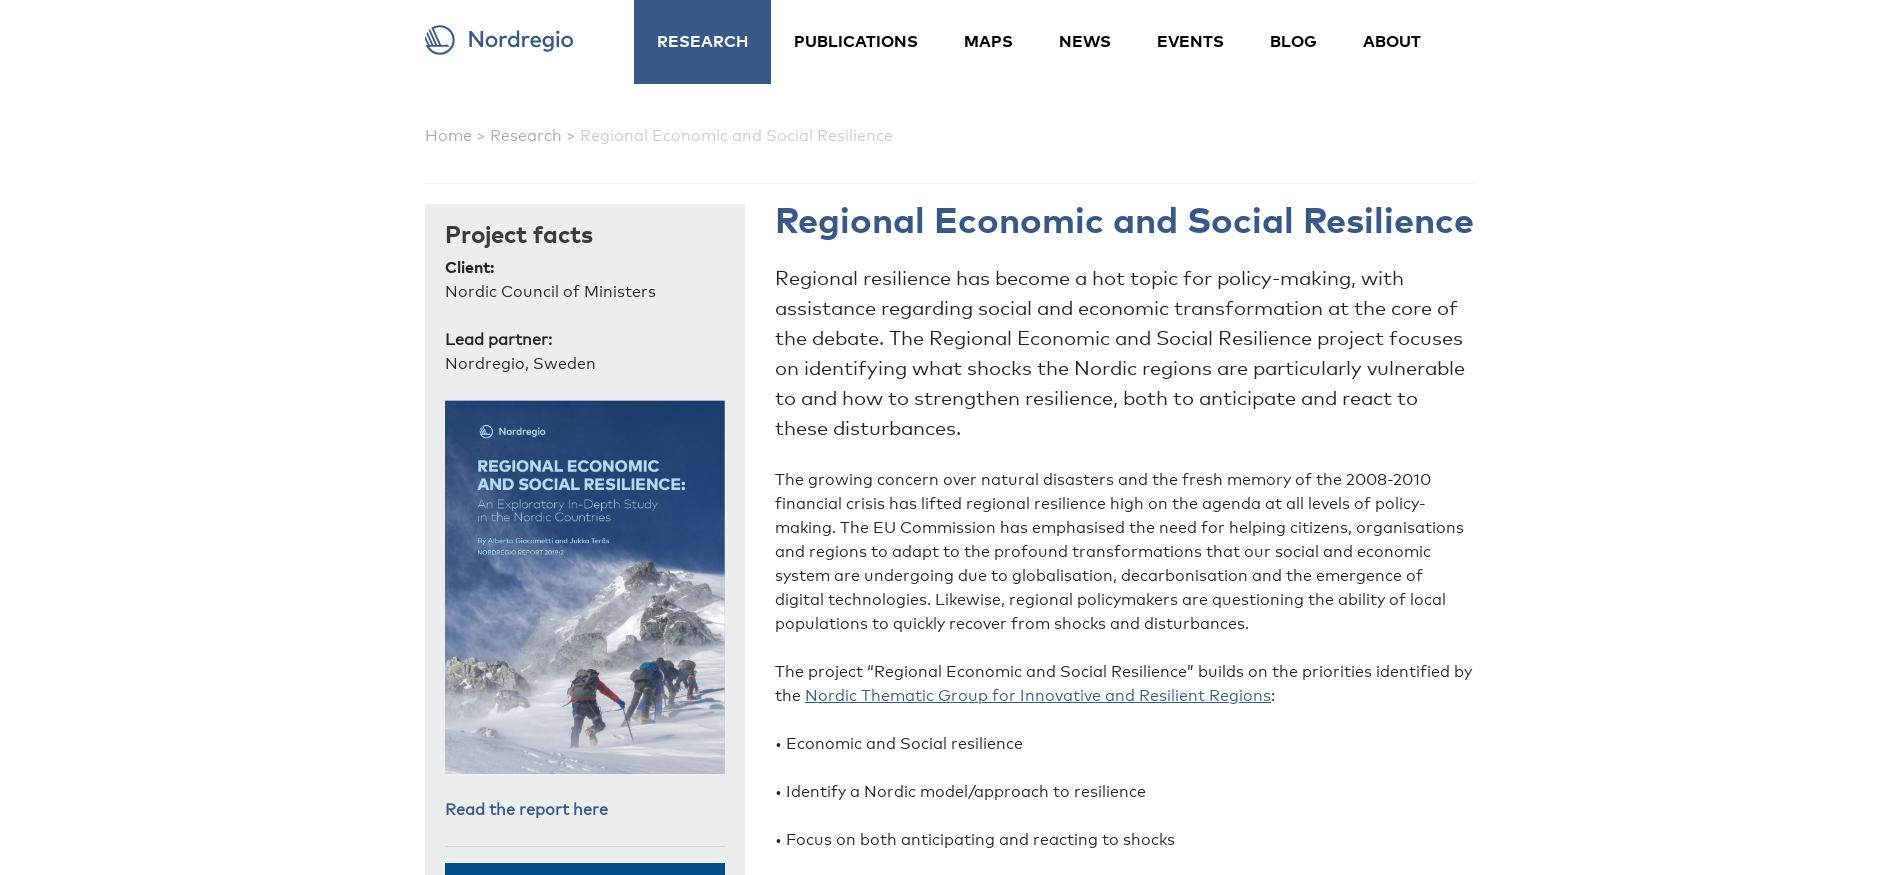 Image resolution: width=1900 pixels, height=875 pixels. I want to click on '• Identify a Nordic model/approach to resilience', so click(960, 790).